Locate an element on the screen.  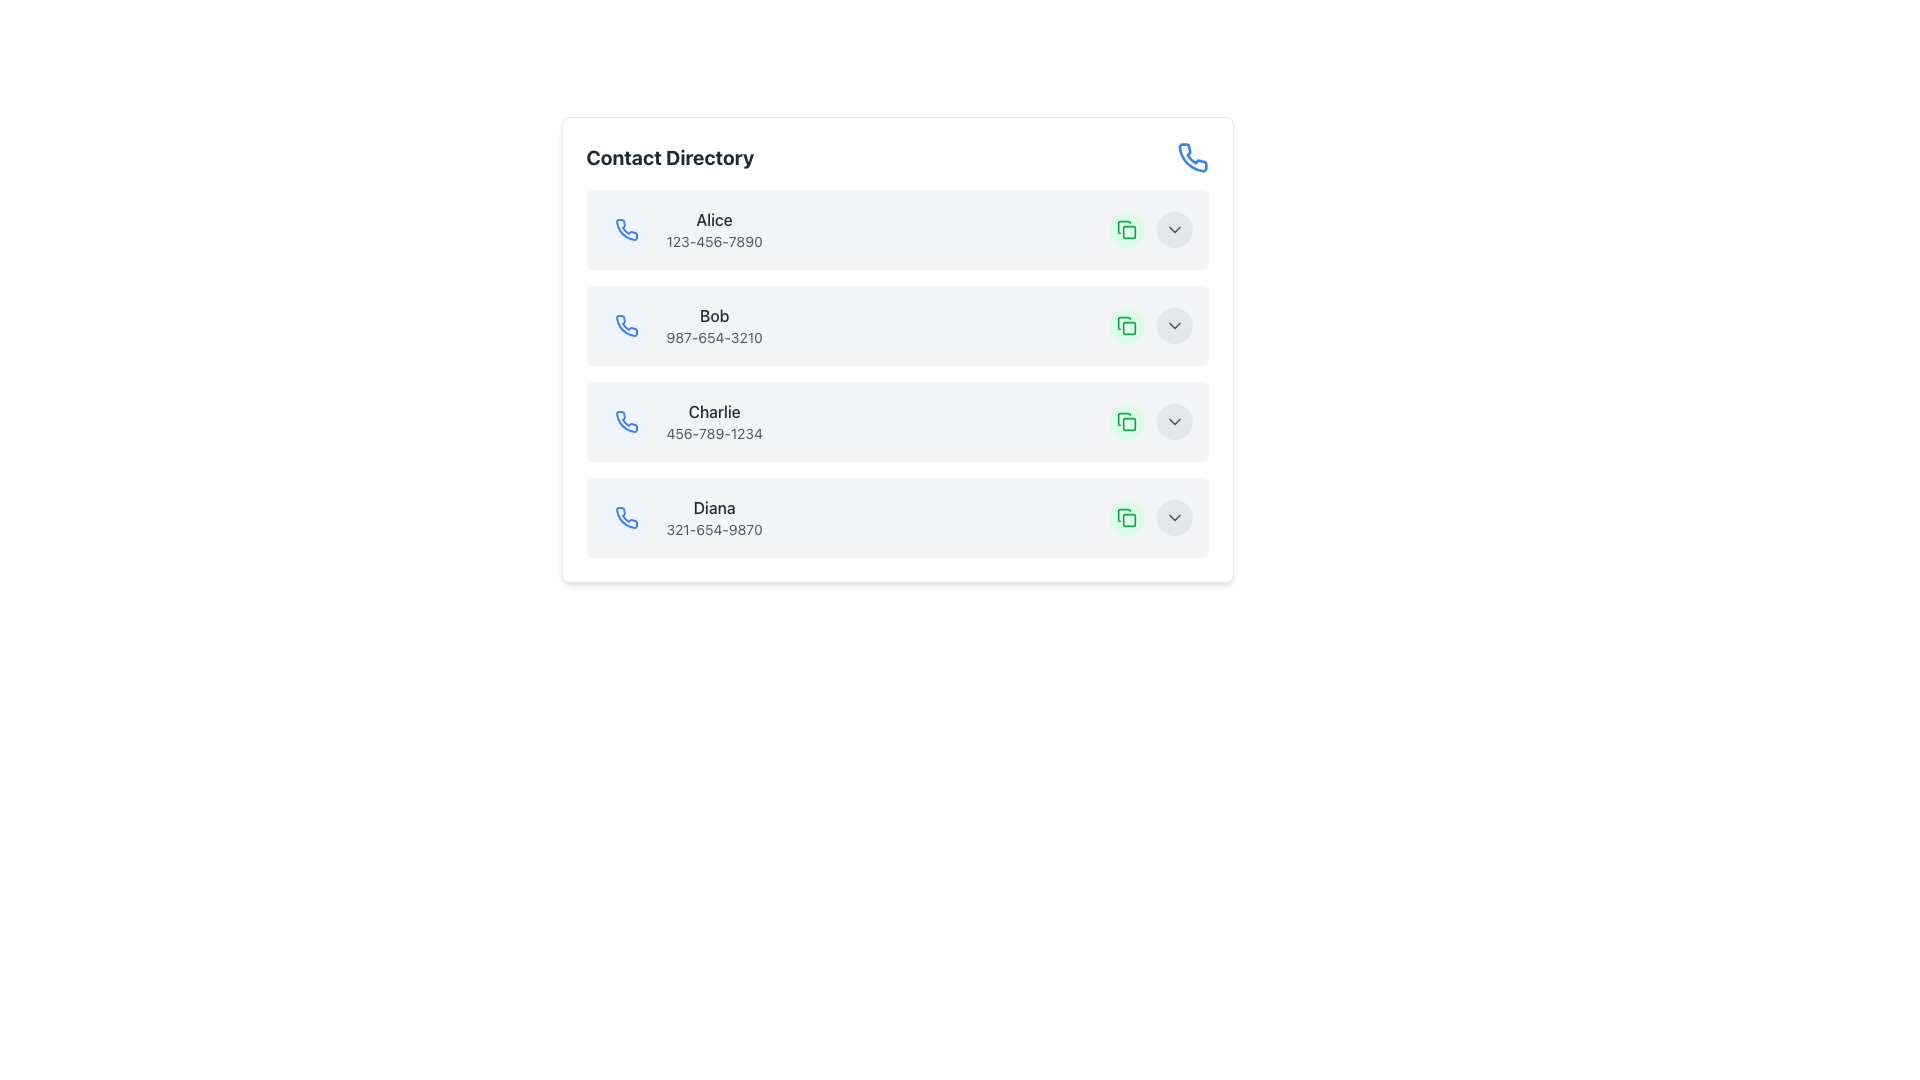
the text label displaying the phone number '123-456-7890', which is styled in gray and positioned below the name 'Alice' in the contact list is located at coordinates (714, 241).